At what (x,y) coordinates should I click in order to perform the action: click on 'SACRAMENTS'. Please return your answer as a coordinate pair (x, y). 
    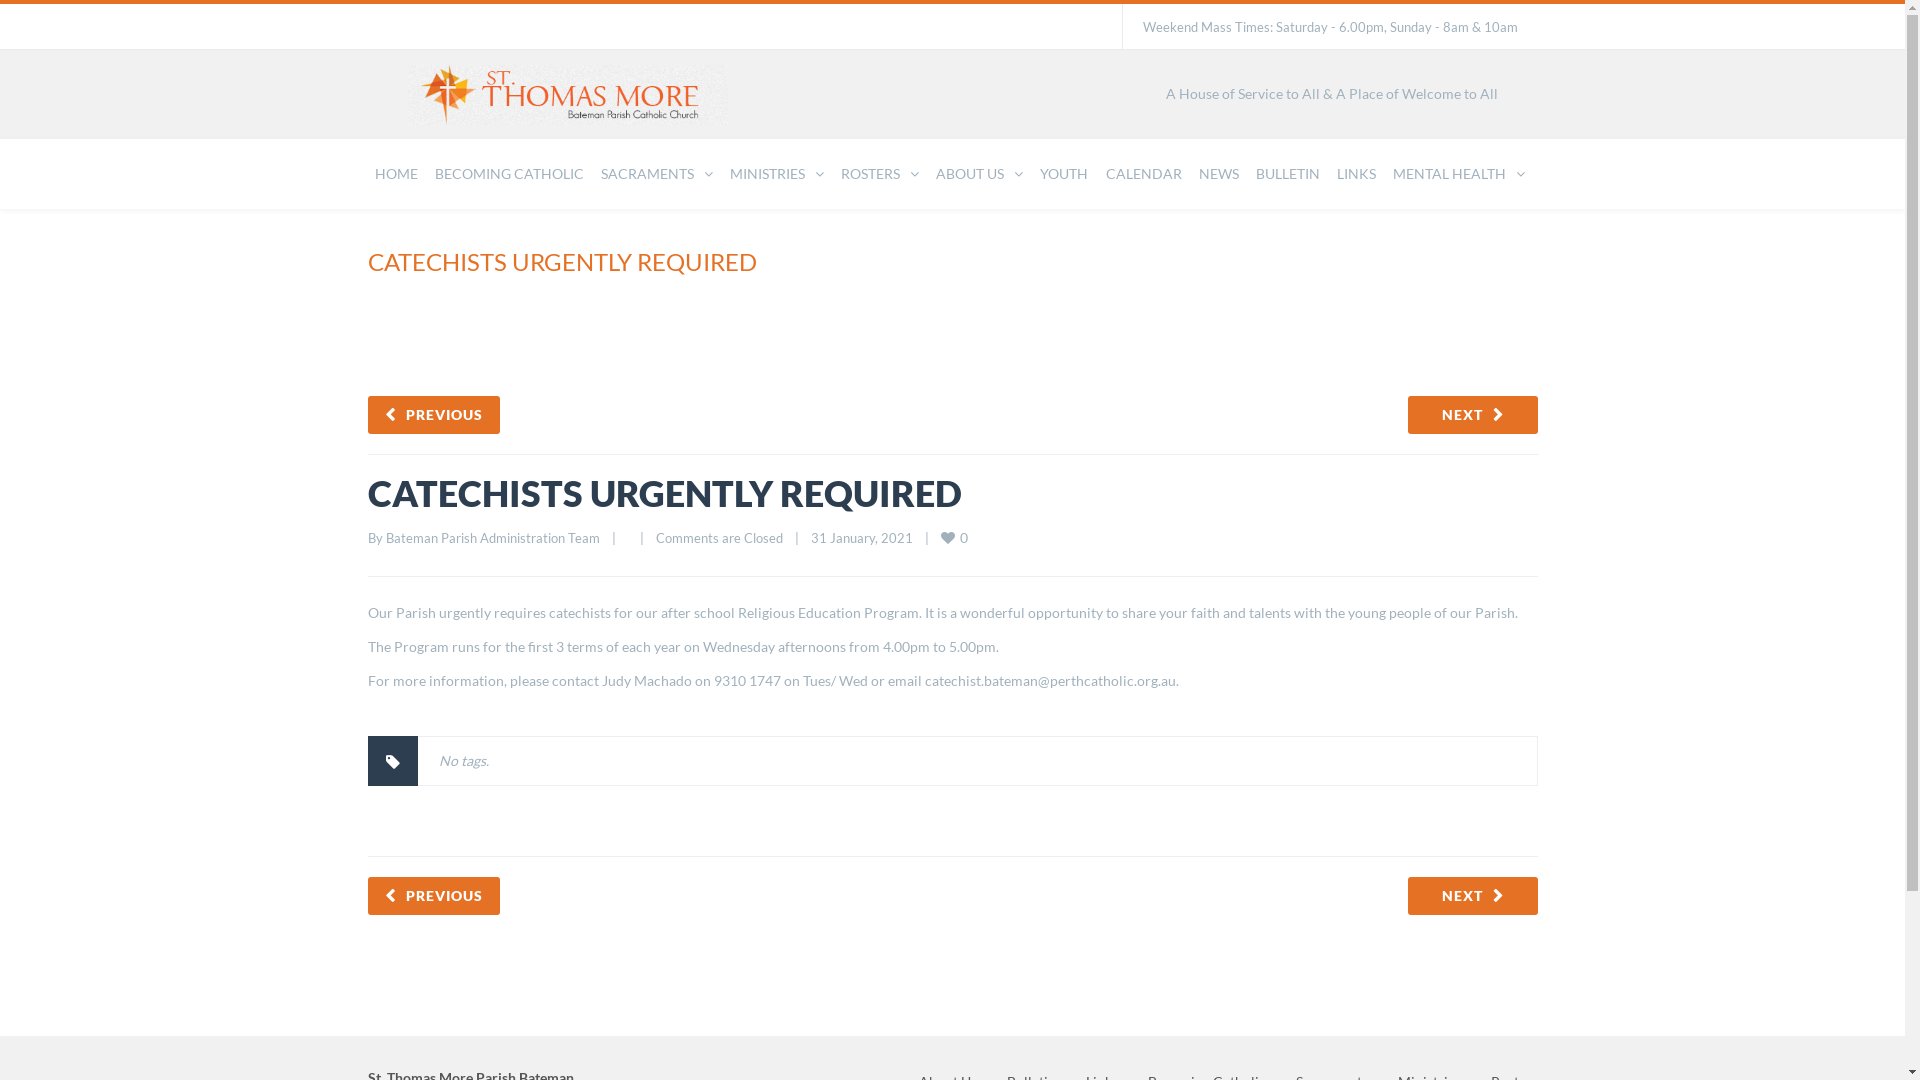
    Looking at the image, I should click on (657, 172).